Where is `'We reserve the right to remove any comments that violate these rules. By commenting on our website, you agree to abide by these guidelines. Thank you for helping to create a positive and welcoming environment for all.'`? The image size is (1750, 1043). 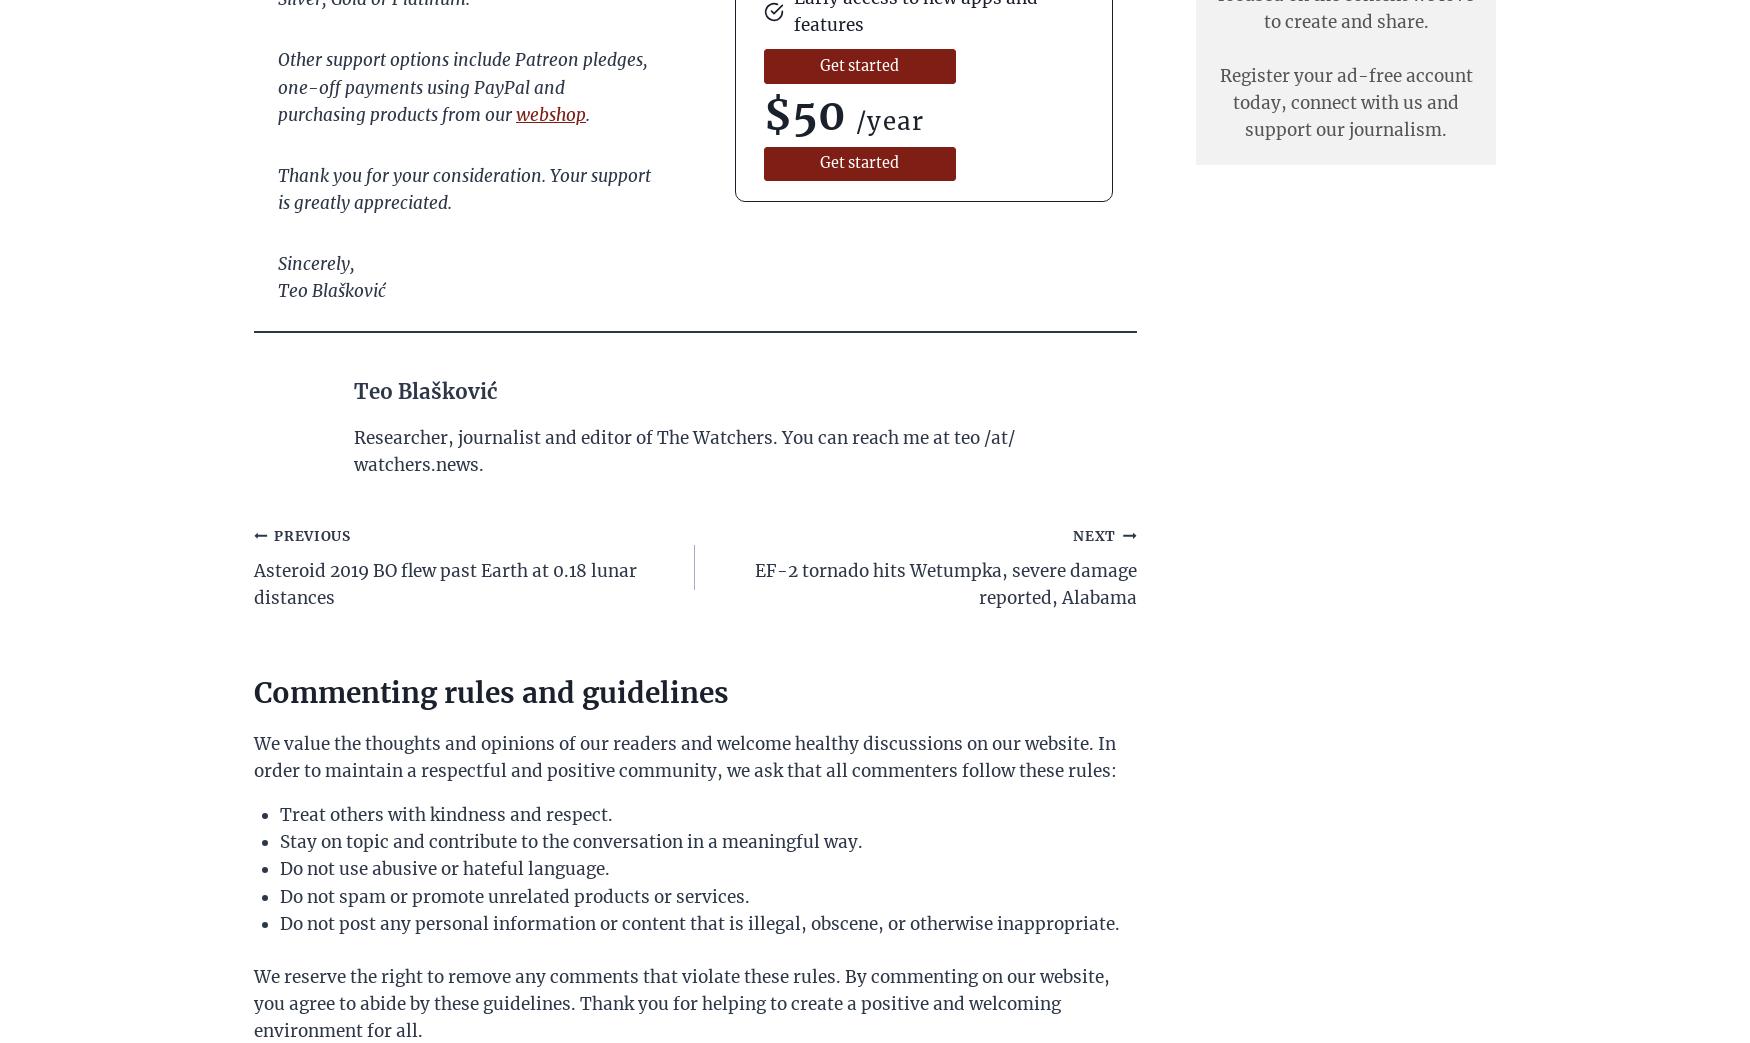 'We reserve the right to remove any comments that violate these rules. By commenting on our website, you agree to abide by these guidelines. Thank you for helping to create a positive and welcoming environment for all.' is located at coordinates (680, 1002).